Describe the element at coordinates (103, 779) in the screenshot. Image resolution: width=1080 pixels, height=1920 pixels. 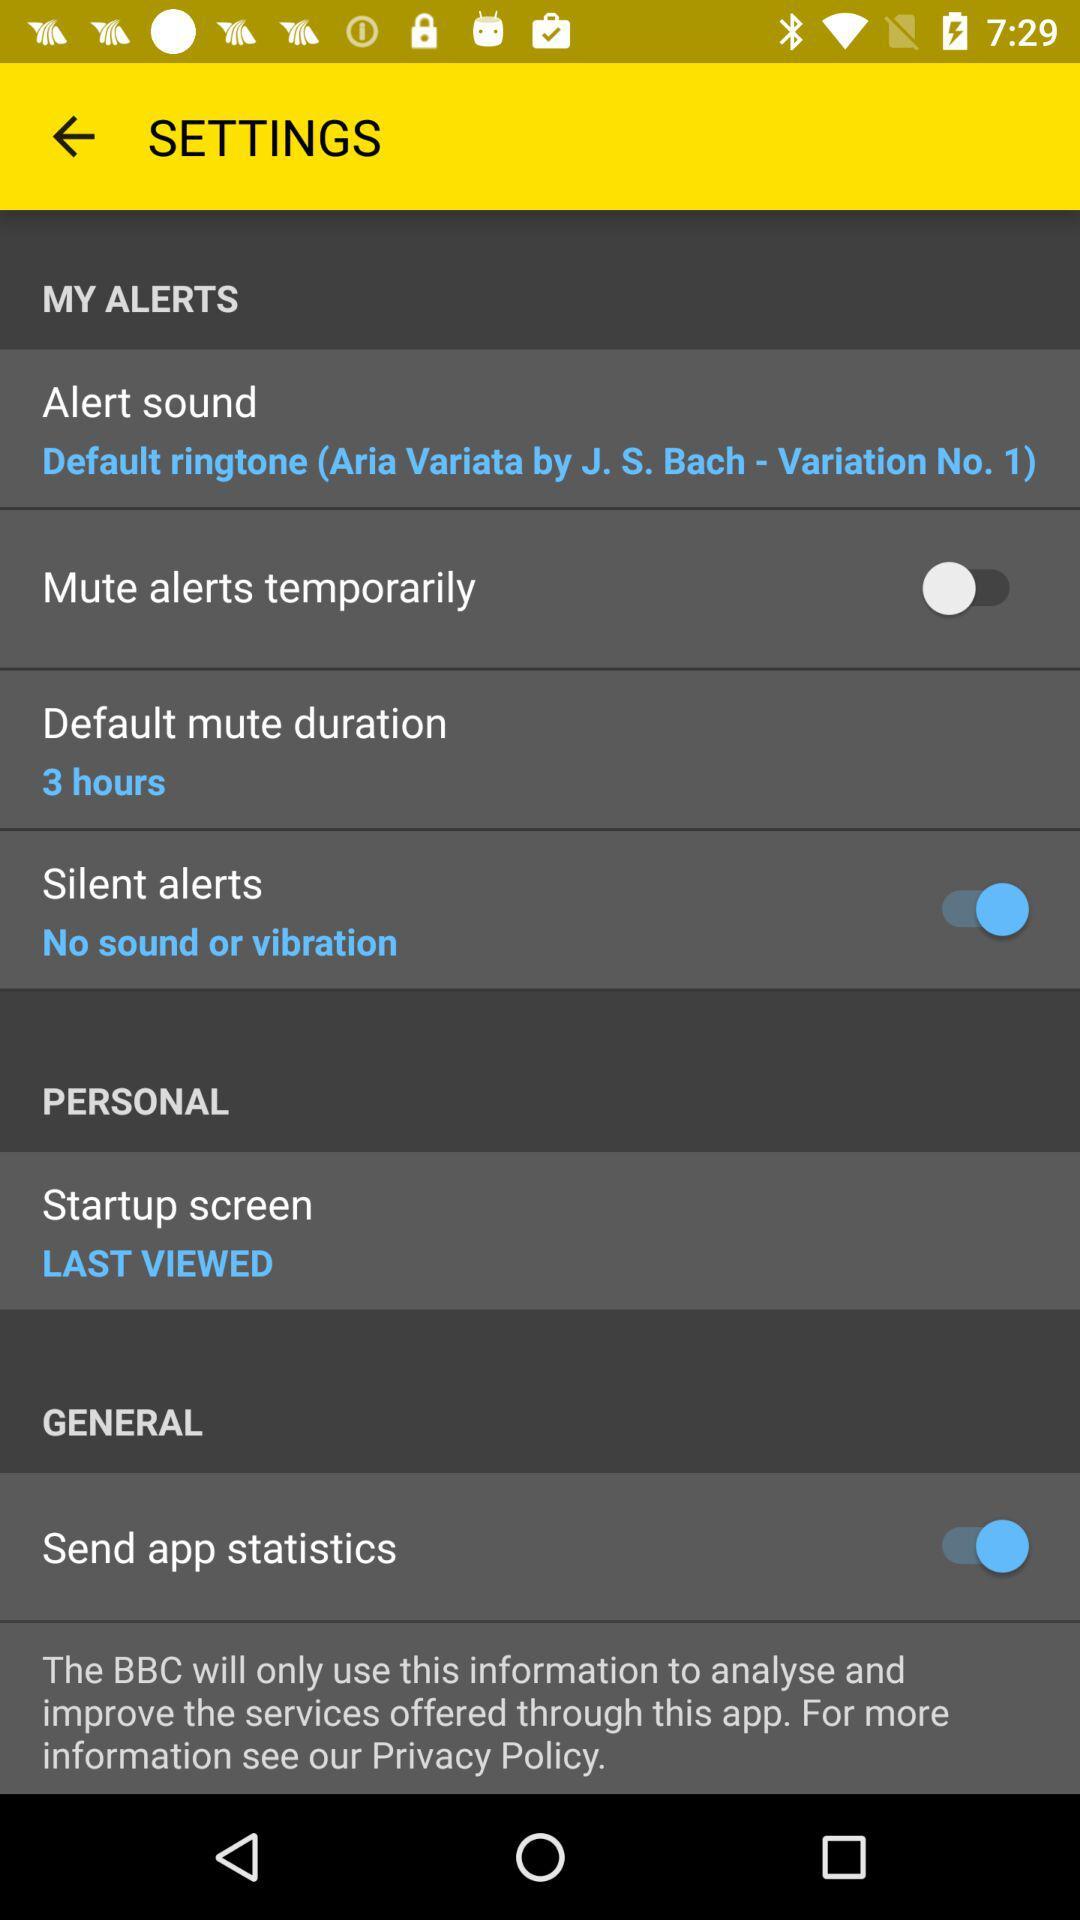
I see `icon above silent alerts icon` at that location.